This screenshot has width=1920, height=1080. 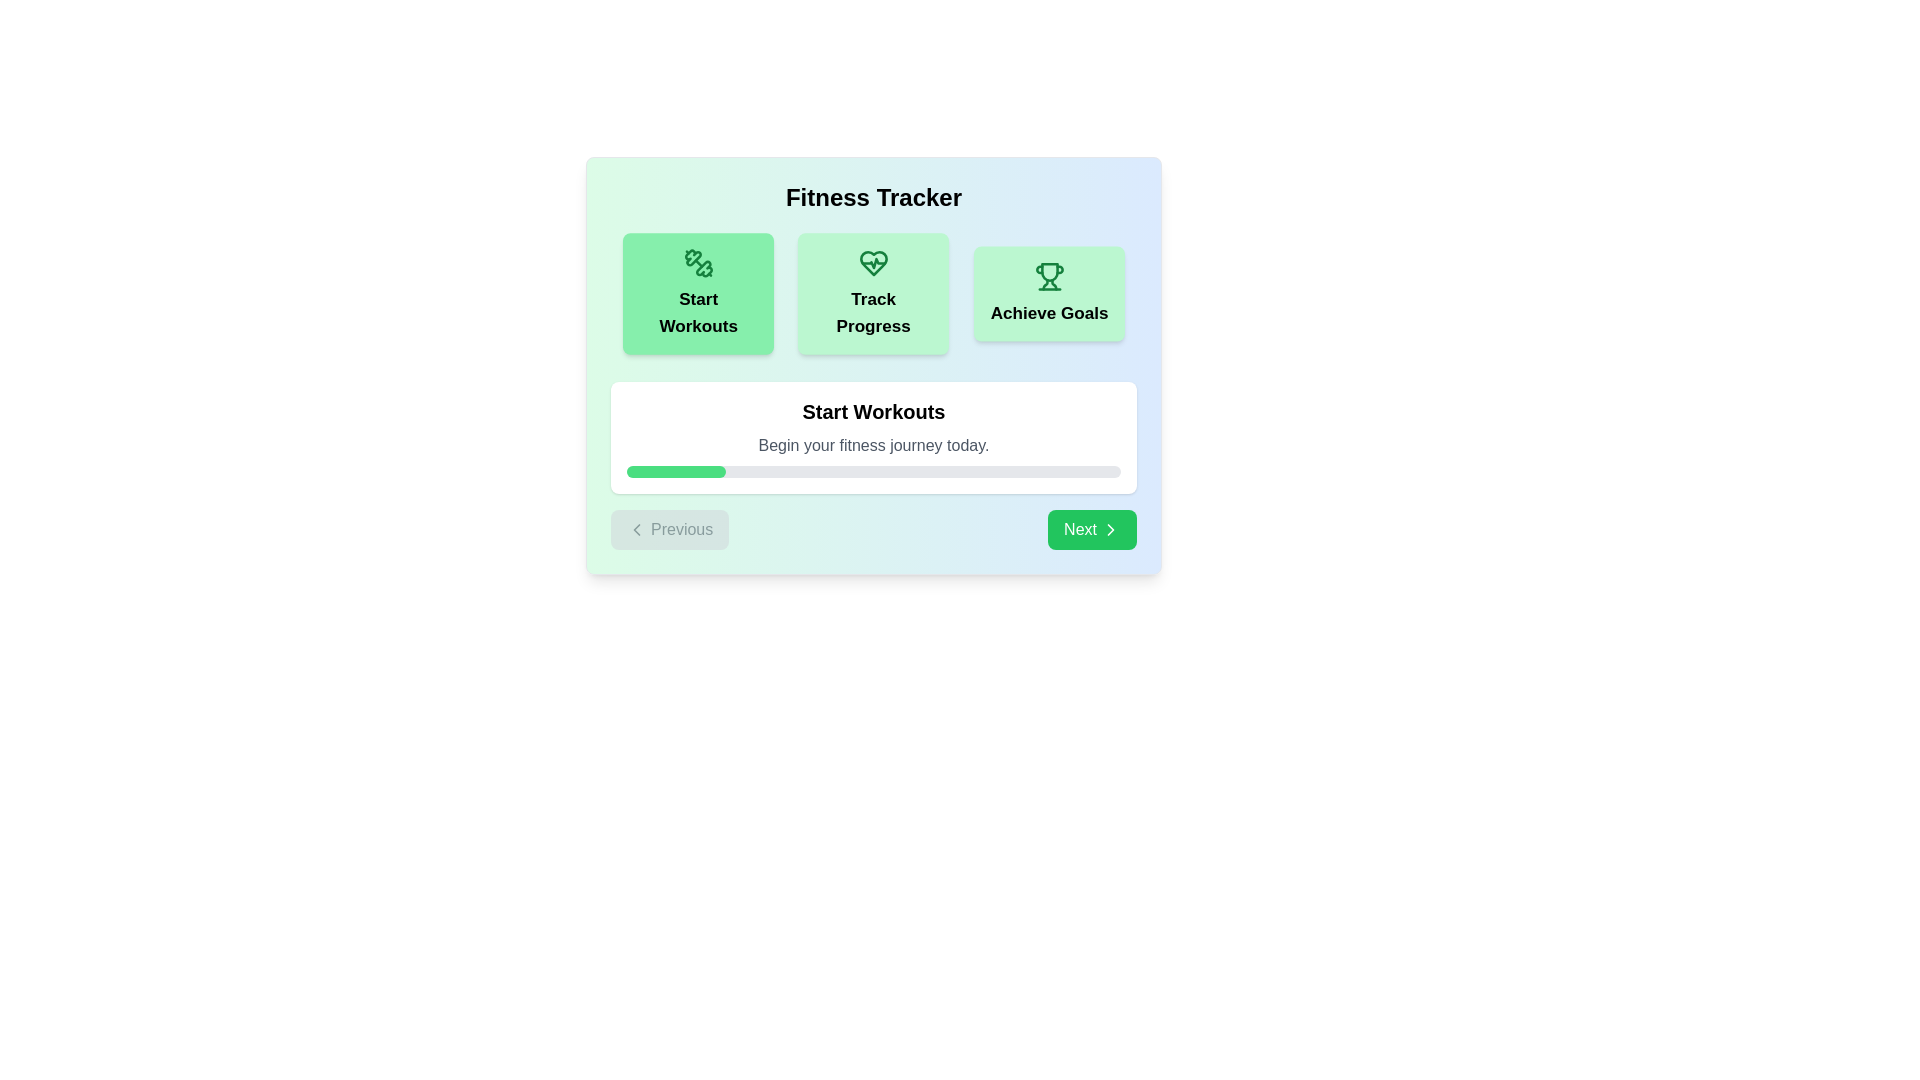 What do you see at coordinates (873, 262) in the screenshot?
I see `the heart-pulse SVG icon representing the 'Track Progress' button, which is styled with green color and is the second button in a row of three under the 'Fitness Tracker' title` at bounding box center [873, 262].